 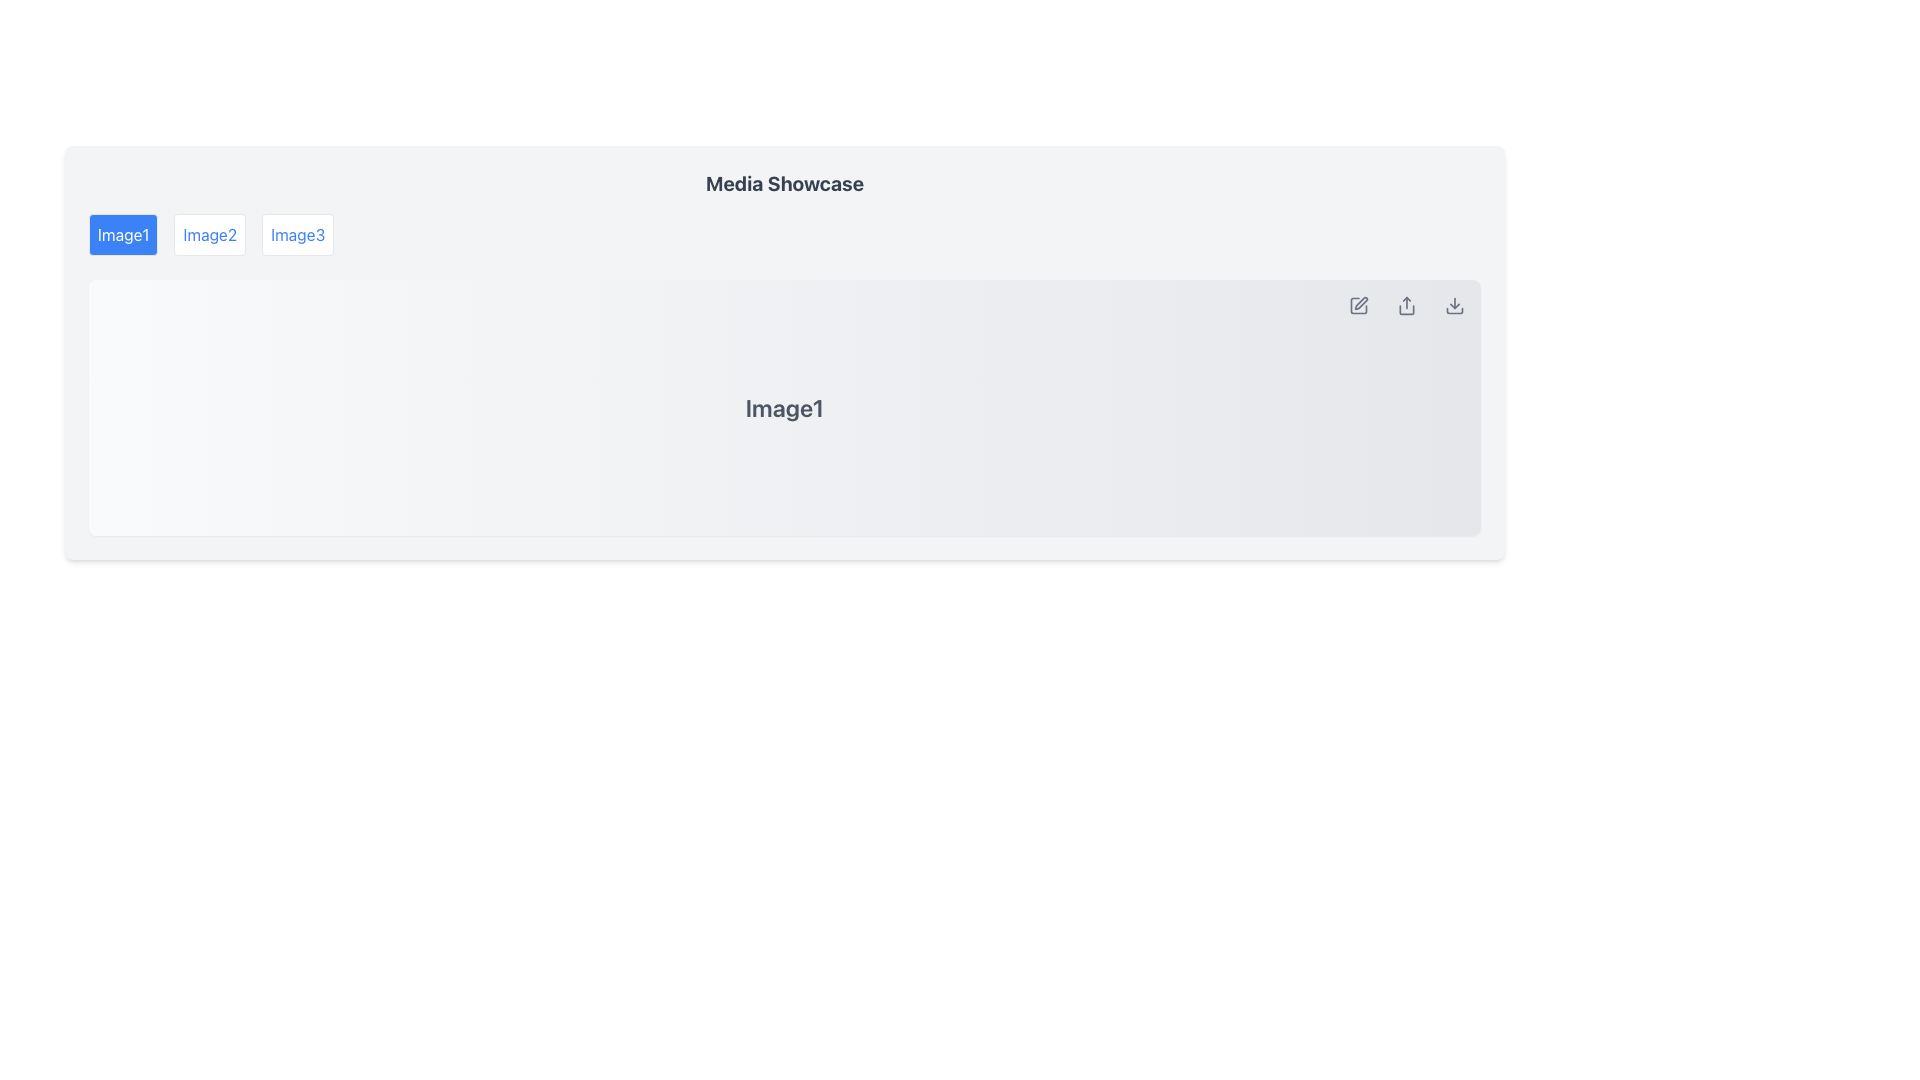 I want to click on the share icon, which is a minimalist vector graphic with an upward arrow, located in the top right corner of the media display area, so click(x=1405, y=305).